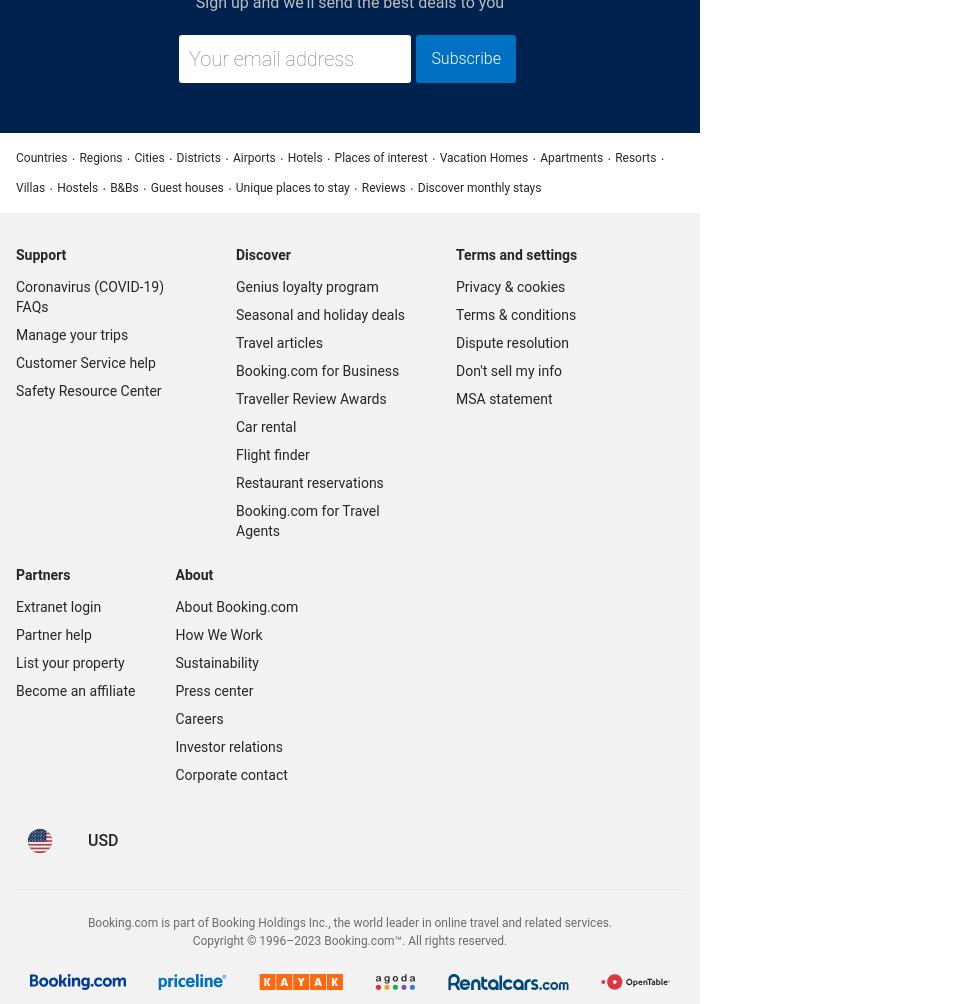 This screenshot has width=969, height=1004. What do you see at coordinates (216, 661) in the screenshot?
I see `'Sustainability'` at bounding box center [216, 661].